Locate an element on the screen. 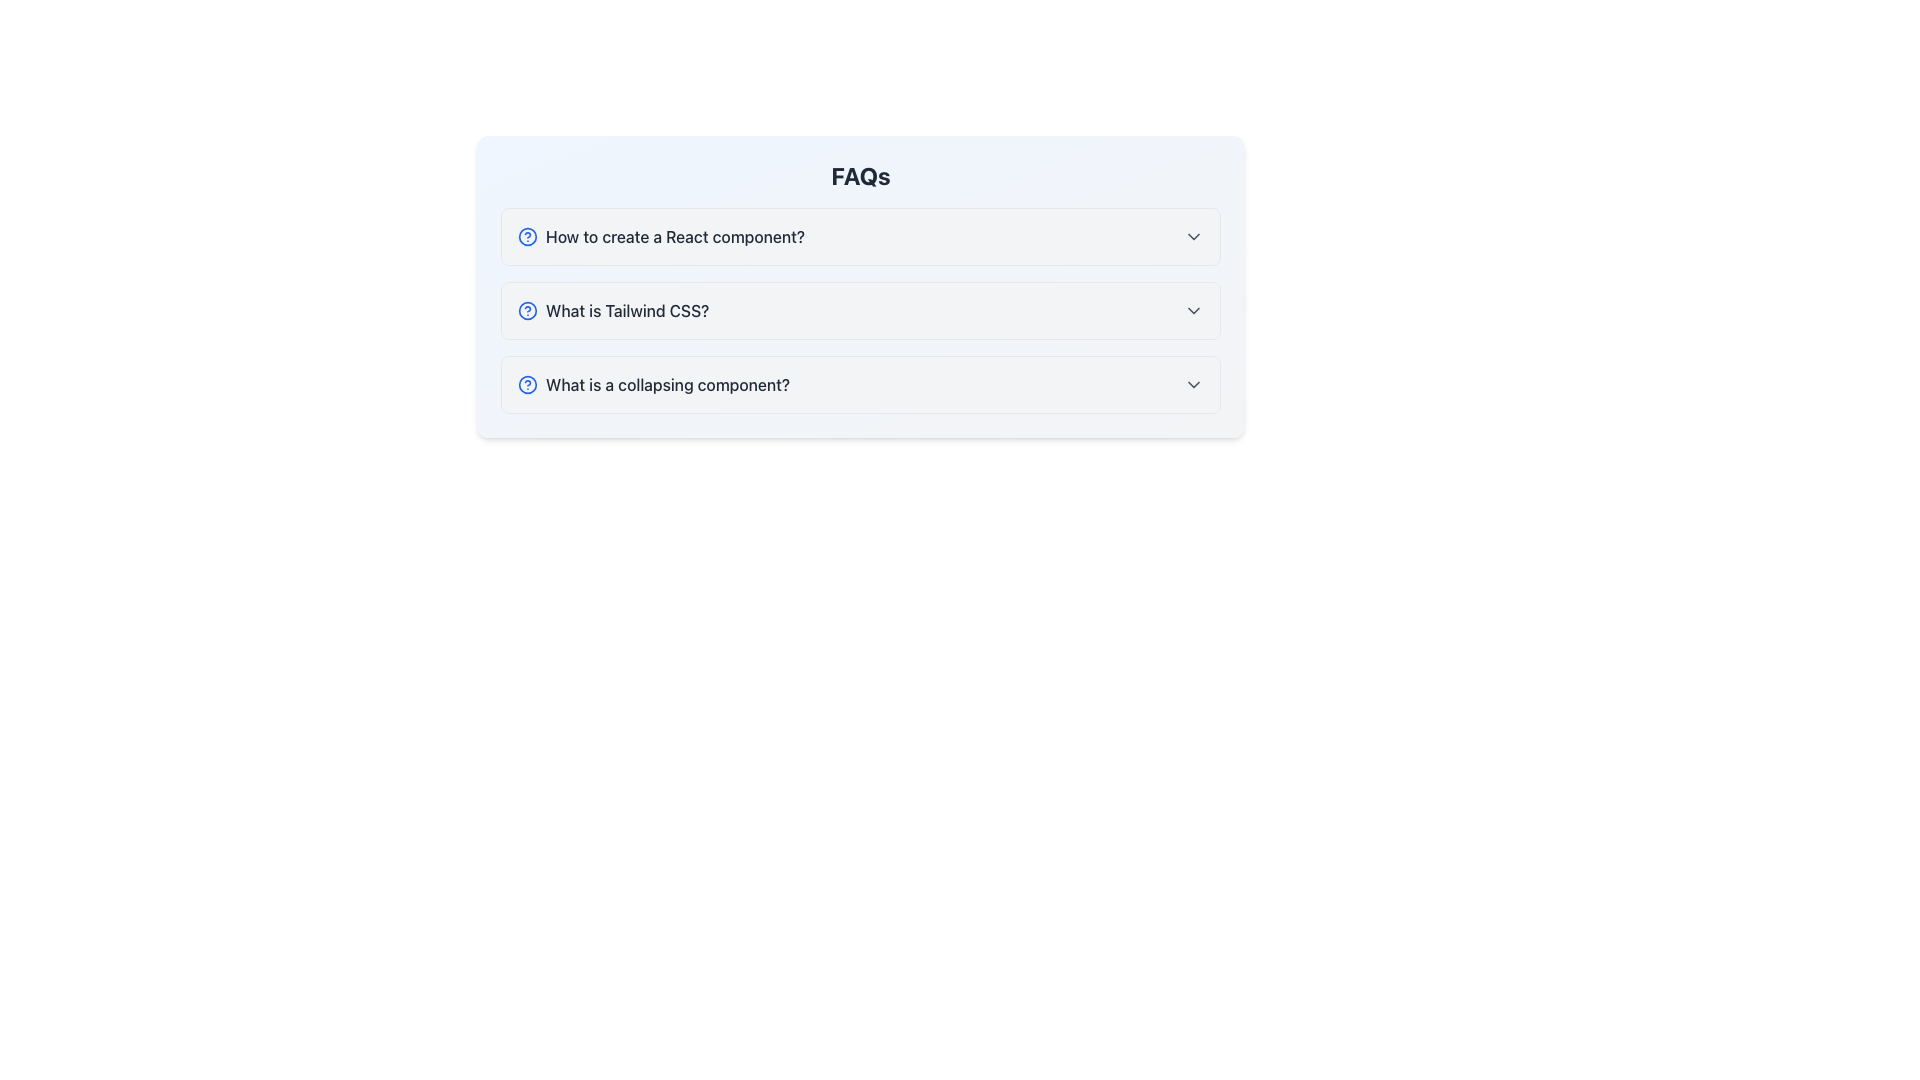  the text label displaying the question 'What is Tailwind CSS?' to read the tooltip is located at coordinates (612, 311).